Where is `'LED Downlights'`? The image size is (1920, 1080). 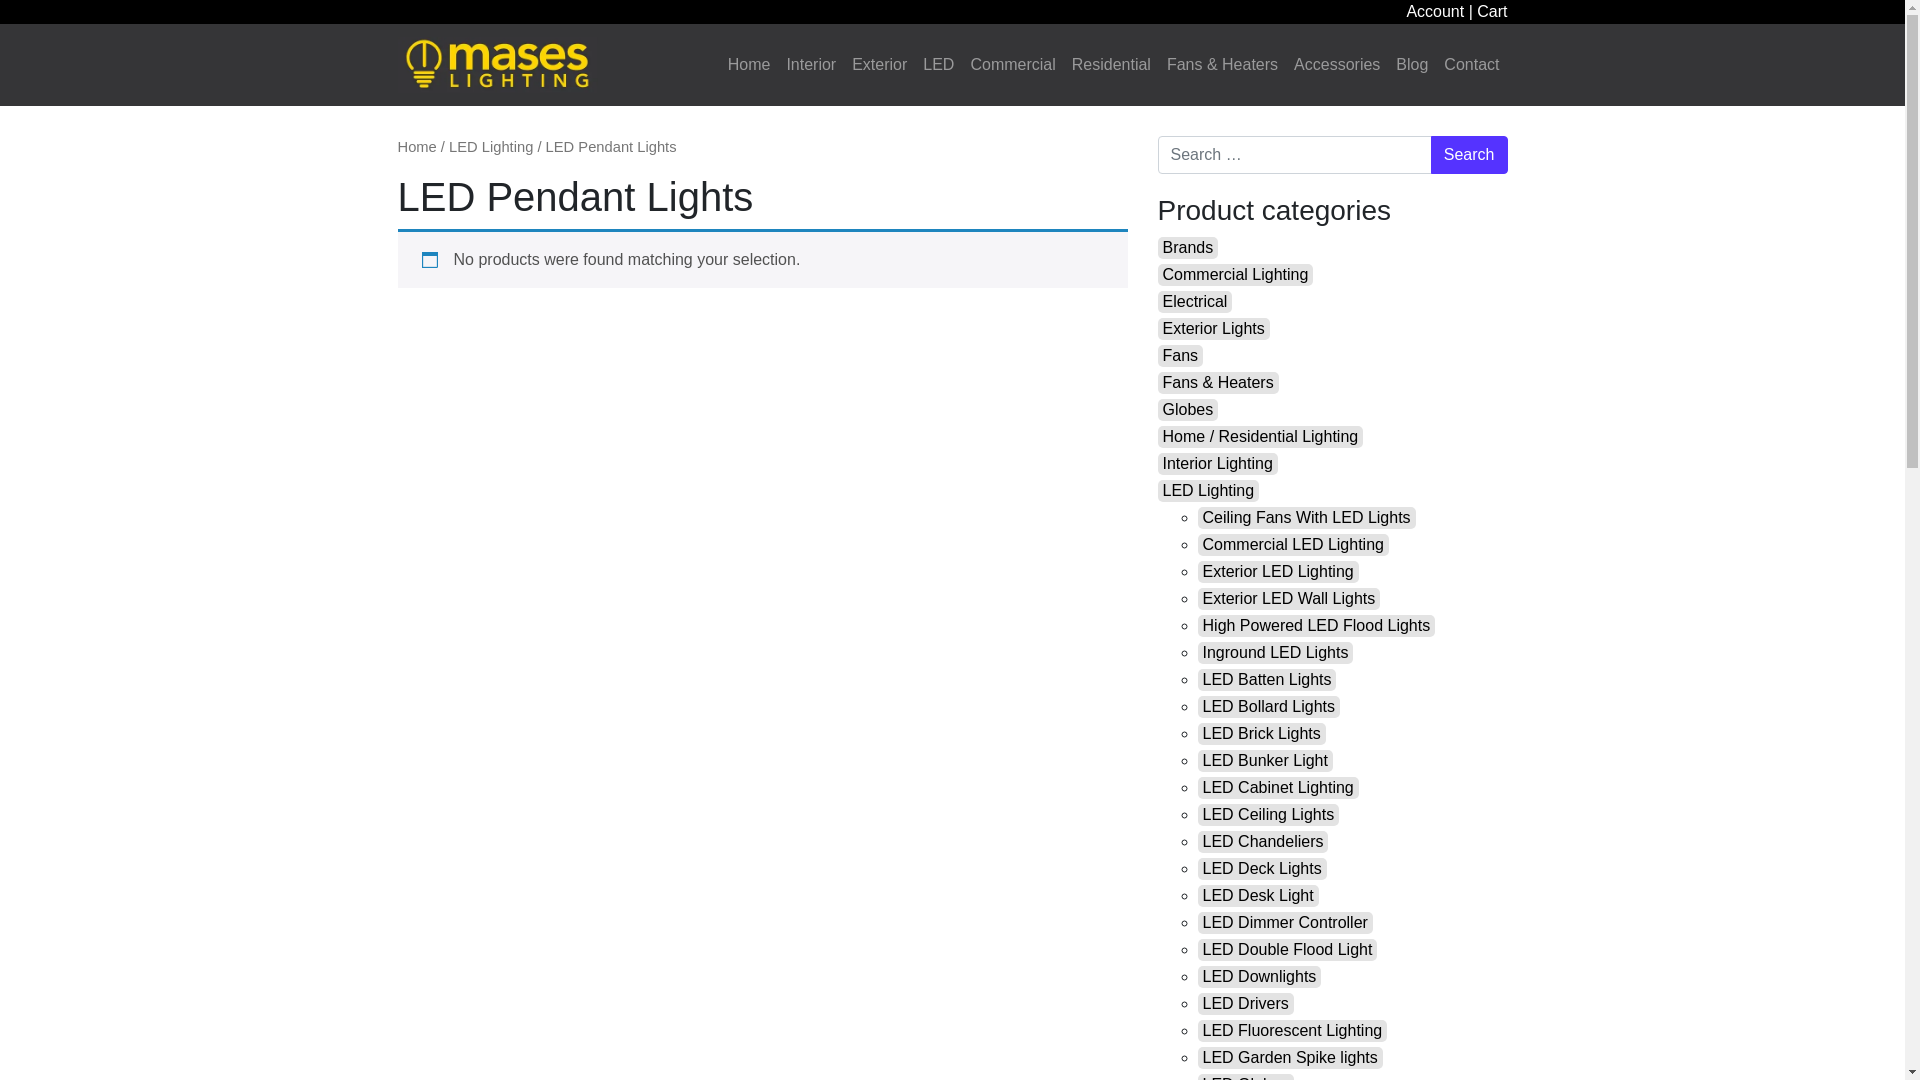
'LED Downlights' is located at coordinates (1258, 975).